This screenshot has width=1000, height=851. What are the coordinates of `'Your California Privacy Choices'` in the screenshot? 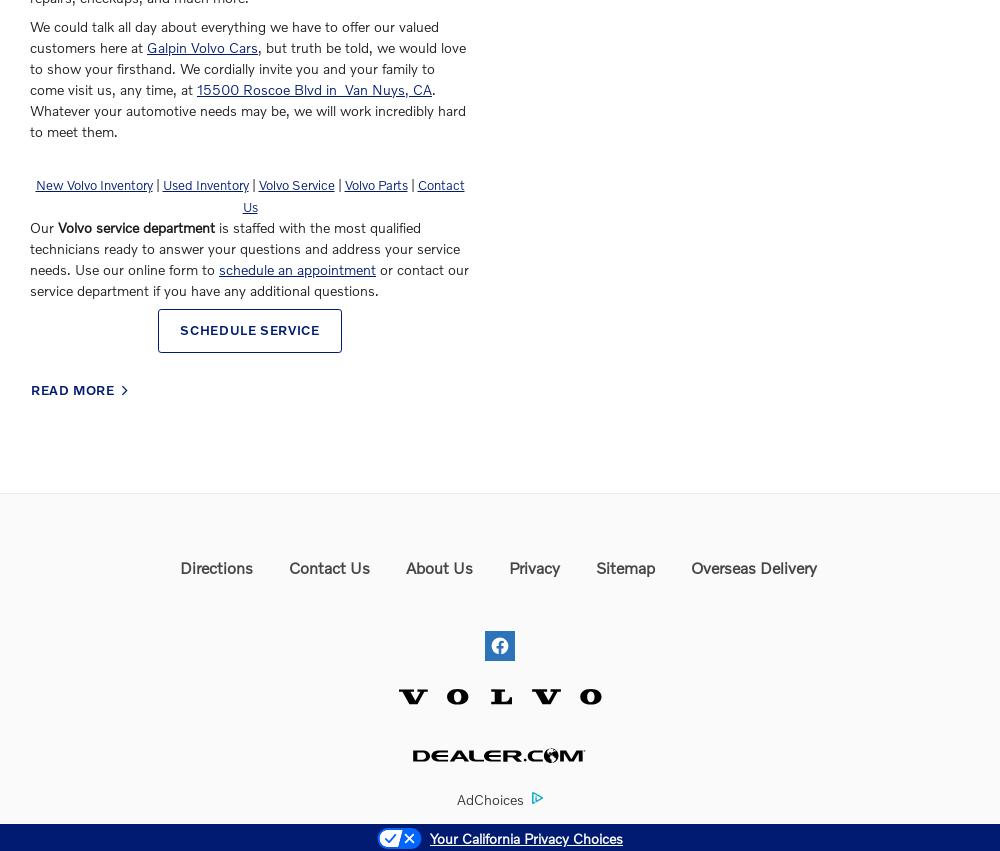 It's located at (430, 838).